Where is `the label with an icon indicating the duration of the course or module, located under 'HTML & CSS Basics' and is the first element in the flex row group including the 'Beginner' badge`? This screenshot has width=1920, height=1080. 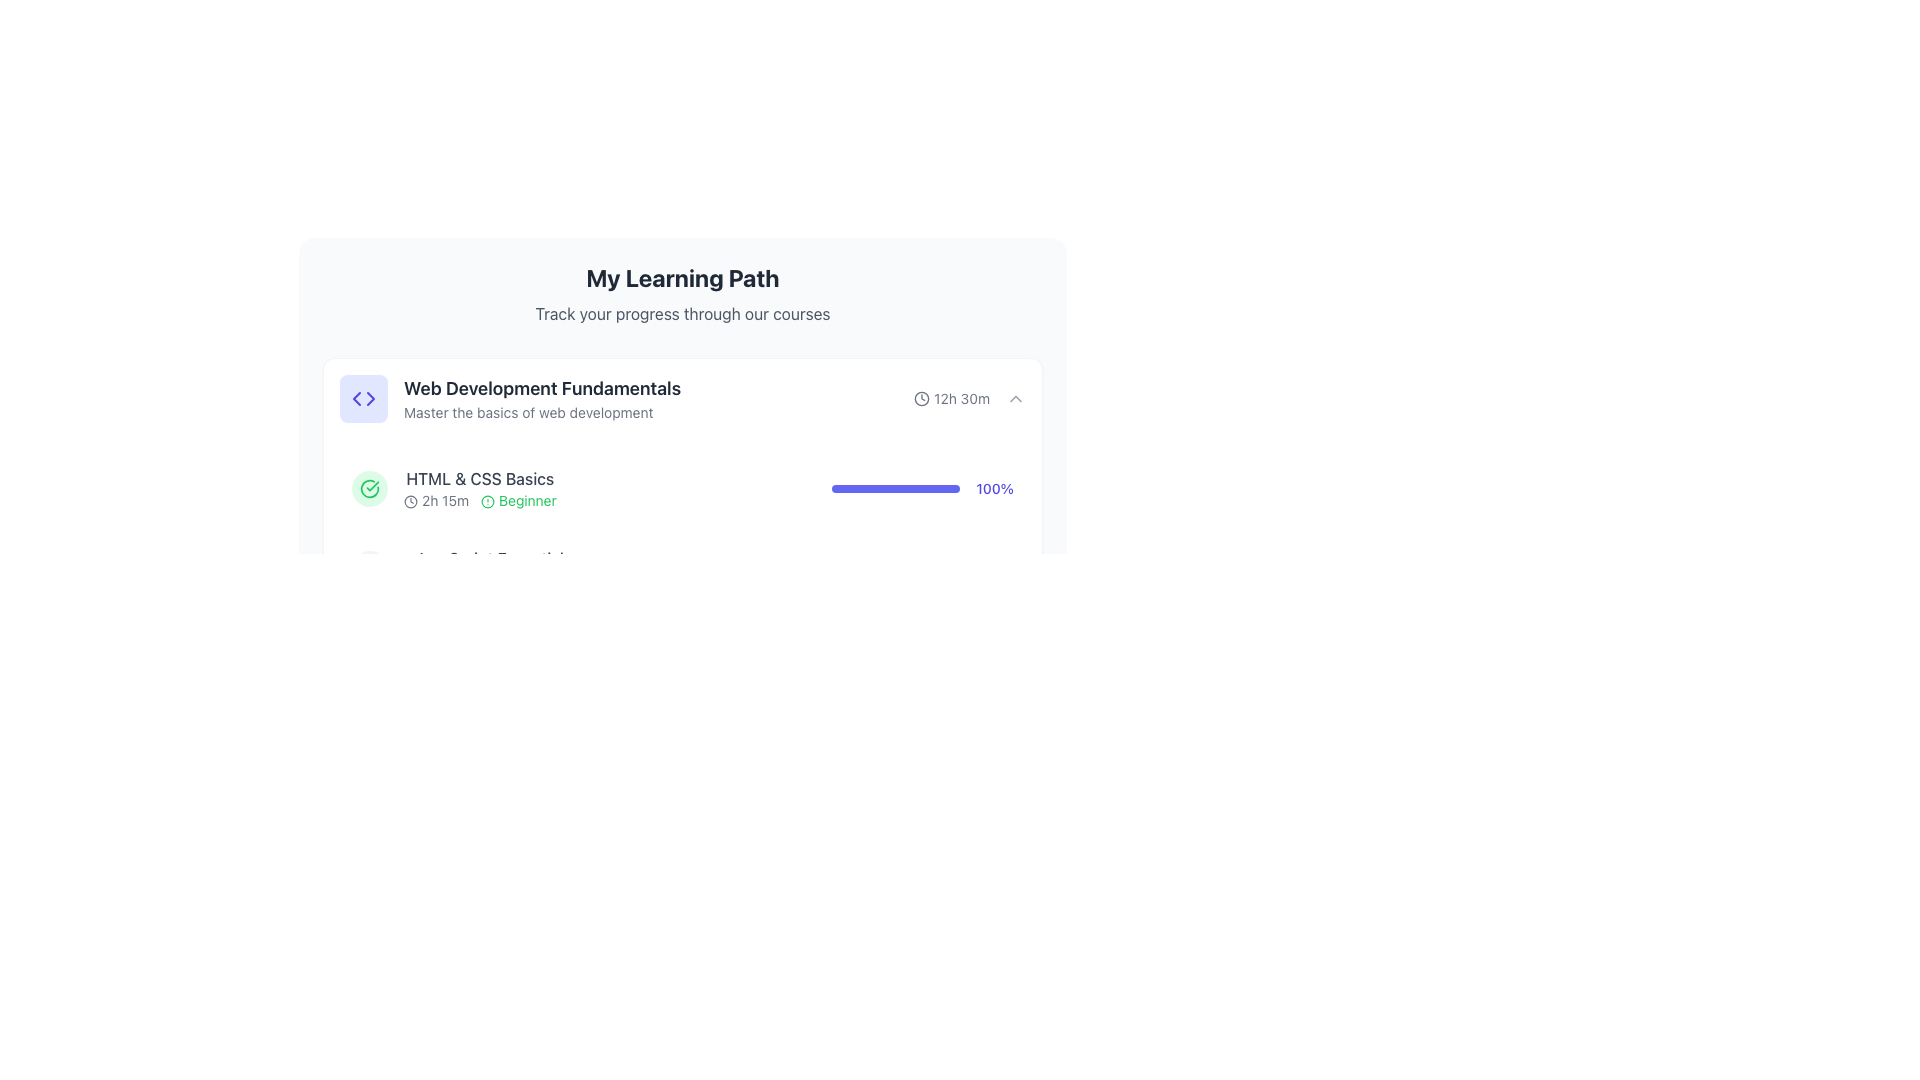 the label with an icon indicating the duration of the course or module, located under 'HTML & CSS Basics' and is the first element in the flex row group including the 'Beginner' badge is located at coordinates (435, 500).